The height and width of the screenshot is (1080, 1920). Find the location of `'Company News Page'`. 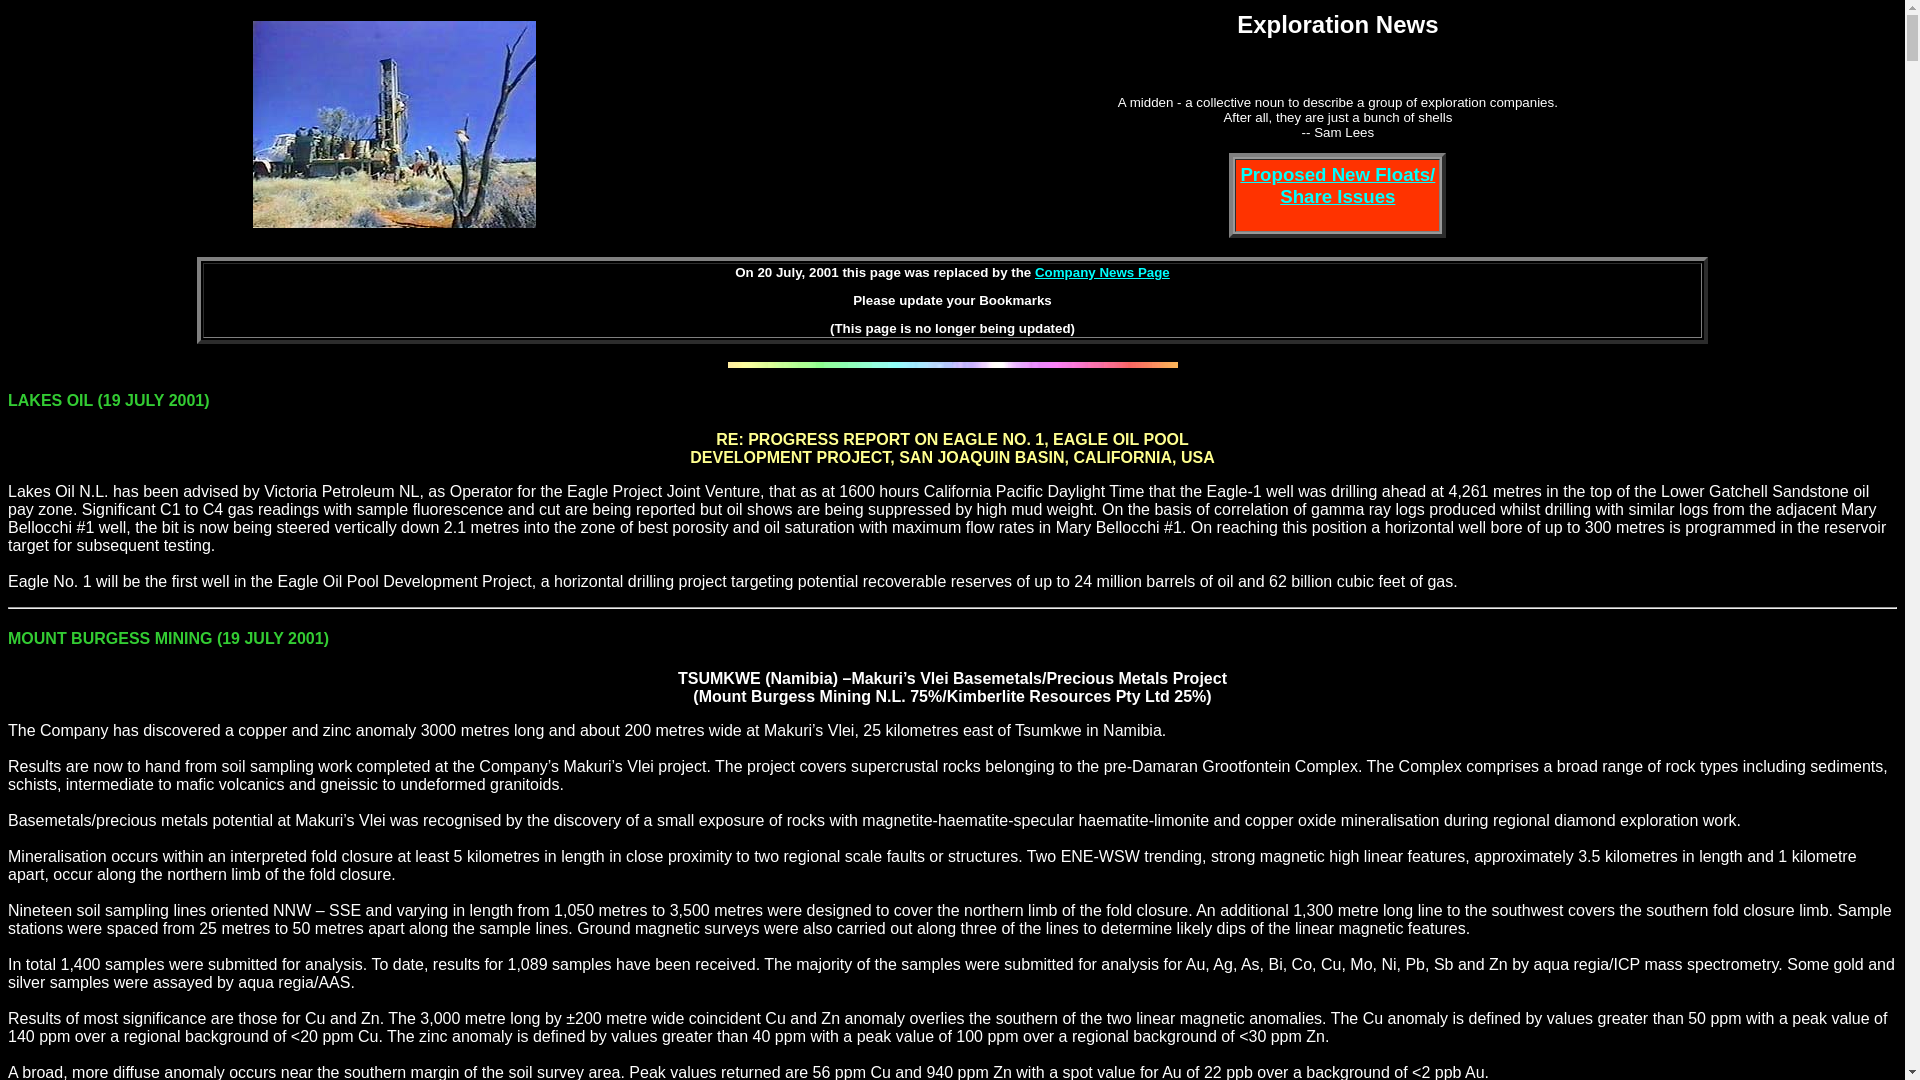

'Company News Page' is located at coordinates (1101, 272).